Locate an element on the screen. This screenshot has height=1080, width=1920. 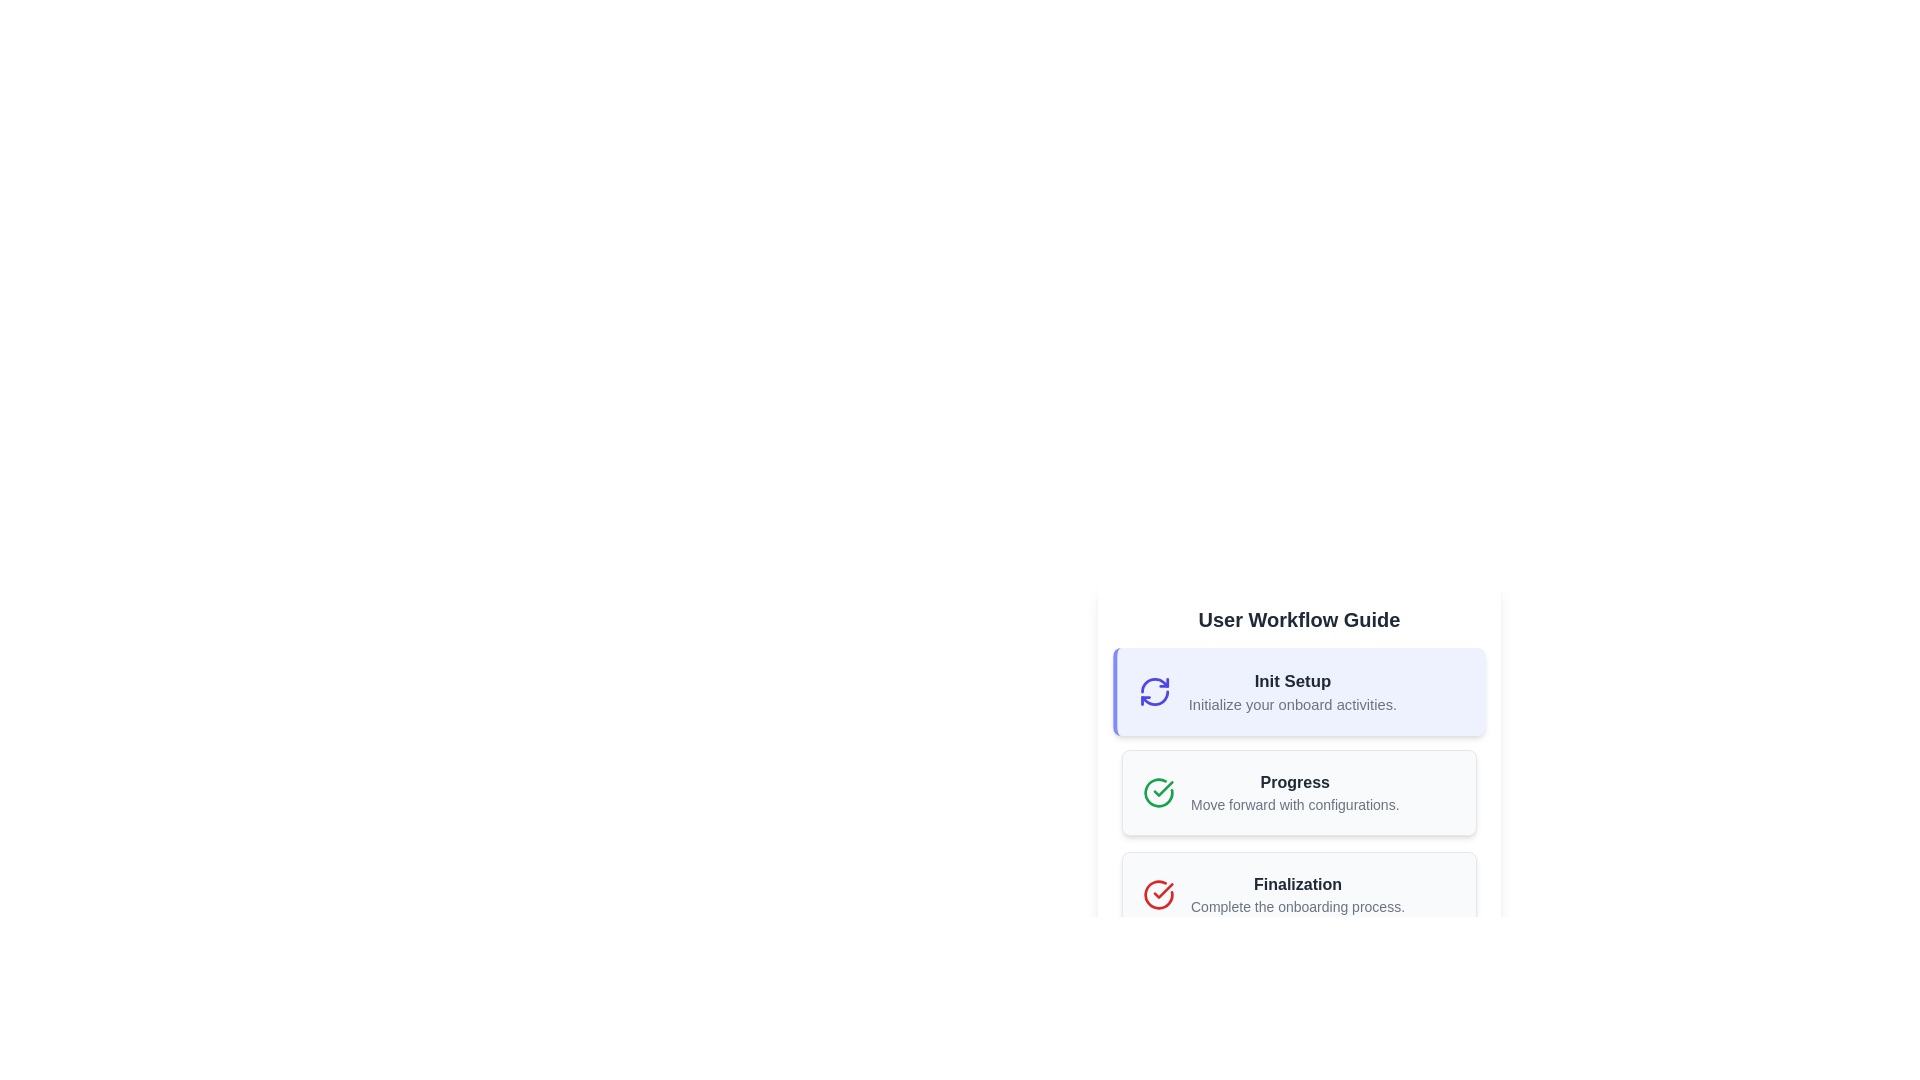
the Text Label that serves as a heading for the second step in the 'User Workflow Guide', positioned between 'Init Setup' and 'Finalization' is located at coordinates (1295, 782).